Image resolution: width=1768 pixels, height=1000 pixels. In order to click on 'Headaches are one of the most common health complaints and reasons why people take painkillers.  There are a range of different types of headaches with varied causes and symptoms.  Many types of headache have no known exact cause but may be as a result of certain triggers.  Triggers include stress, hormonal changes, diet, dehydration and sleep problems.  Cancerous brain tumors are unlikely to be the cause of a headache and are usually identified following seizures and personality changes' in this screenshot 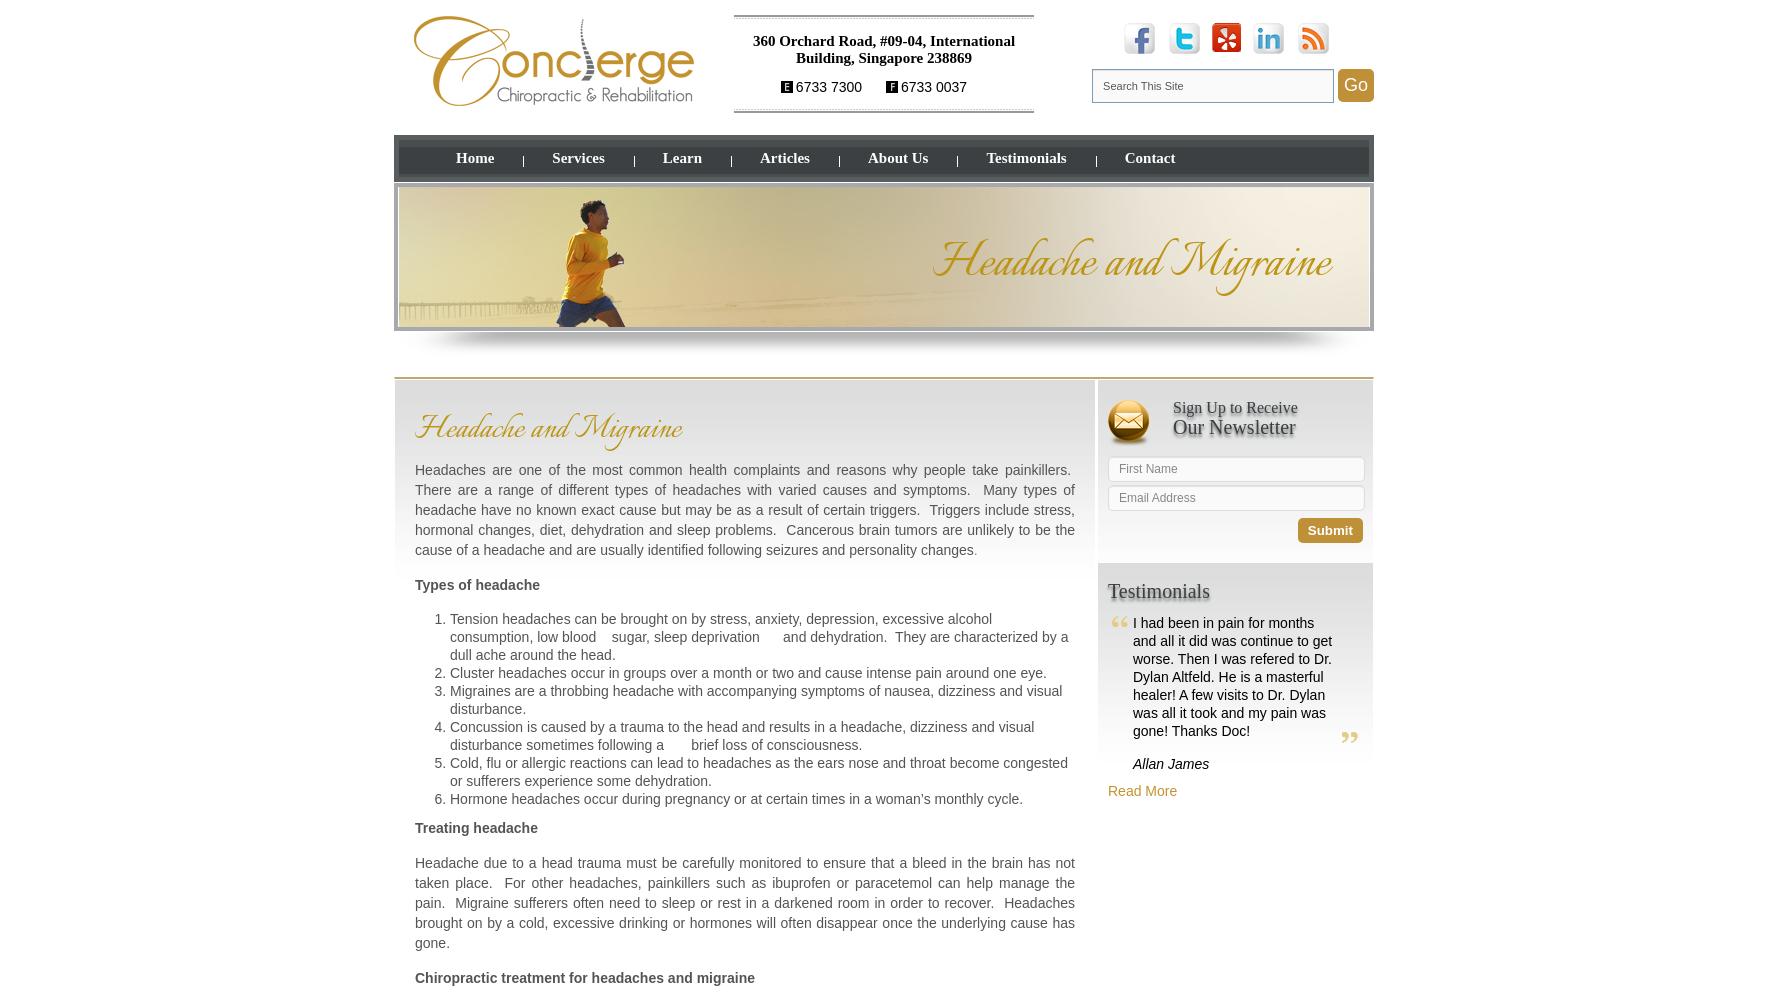, I will do `click(745, 510)`.